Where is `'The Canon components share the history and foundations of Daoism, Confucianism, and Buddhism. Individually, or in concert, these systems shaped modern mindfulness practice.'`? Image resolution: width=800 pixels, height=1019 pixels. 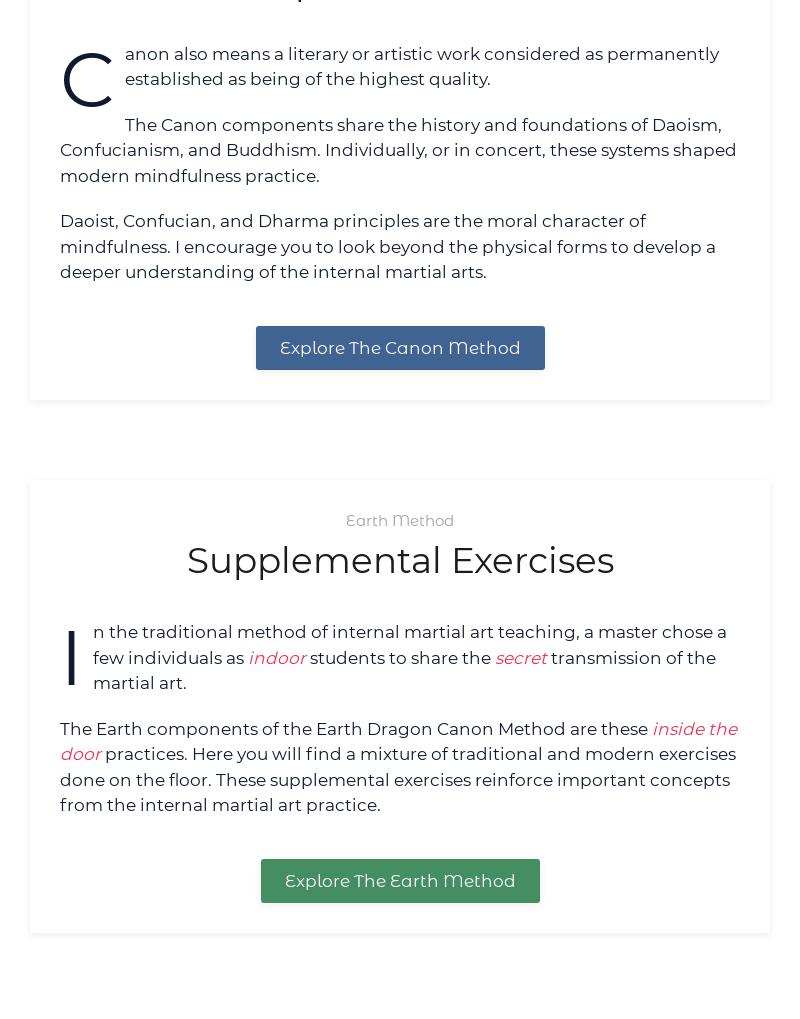 'The Canon components share the history and foundations of Daoism, Confucianism, and Buddhism. Individually, or in concert, these systems shaped modern mindfulness practice.' is located at coordinates (397, 149).